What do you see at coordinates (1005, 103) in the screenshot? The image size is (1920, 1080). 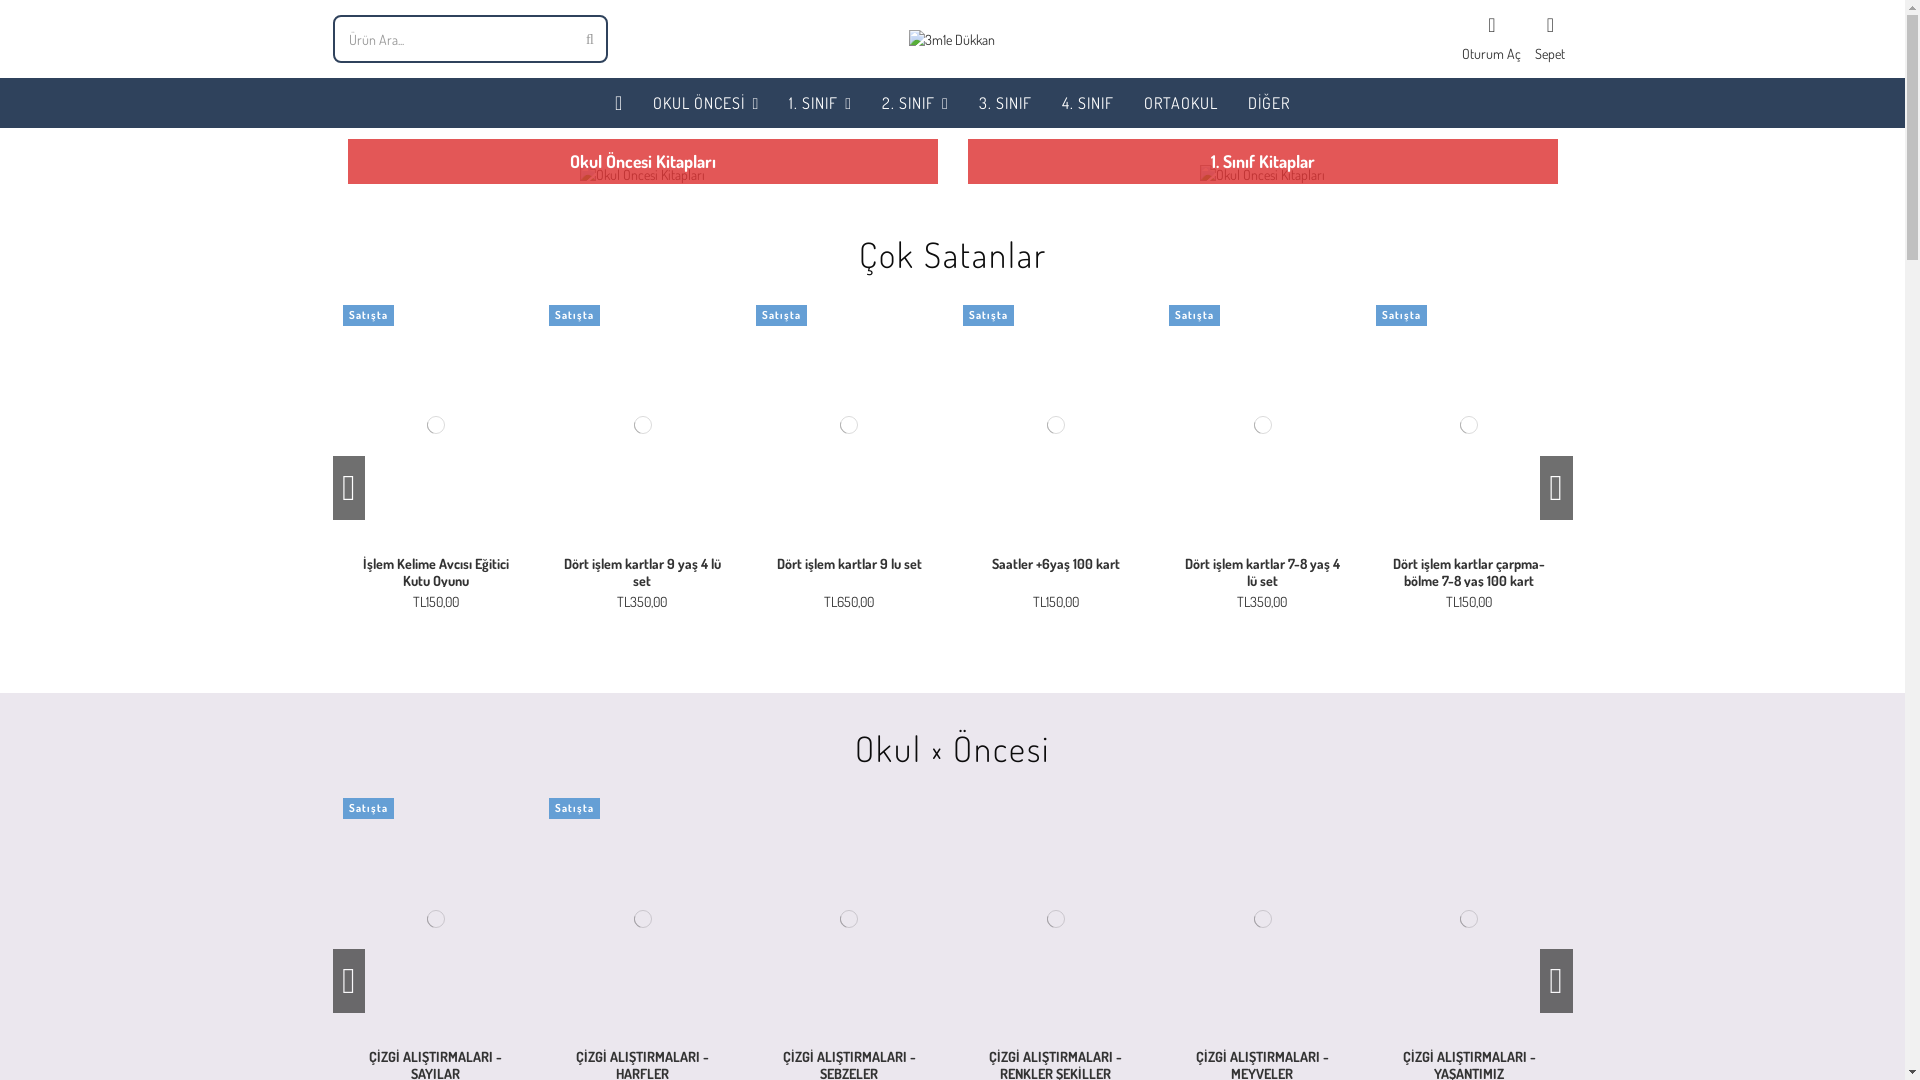 I see `'3. SINIF'` at bounding box center [1005, 103].